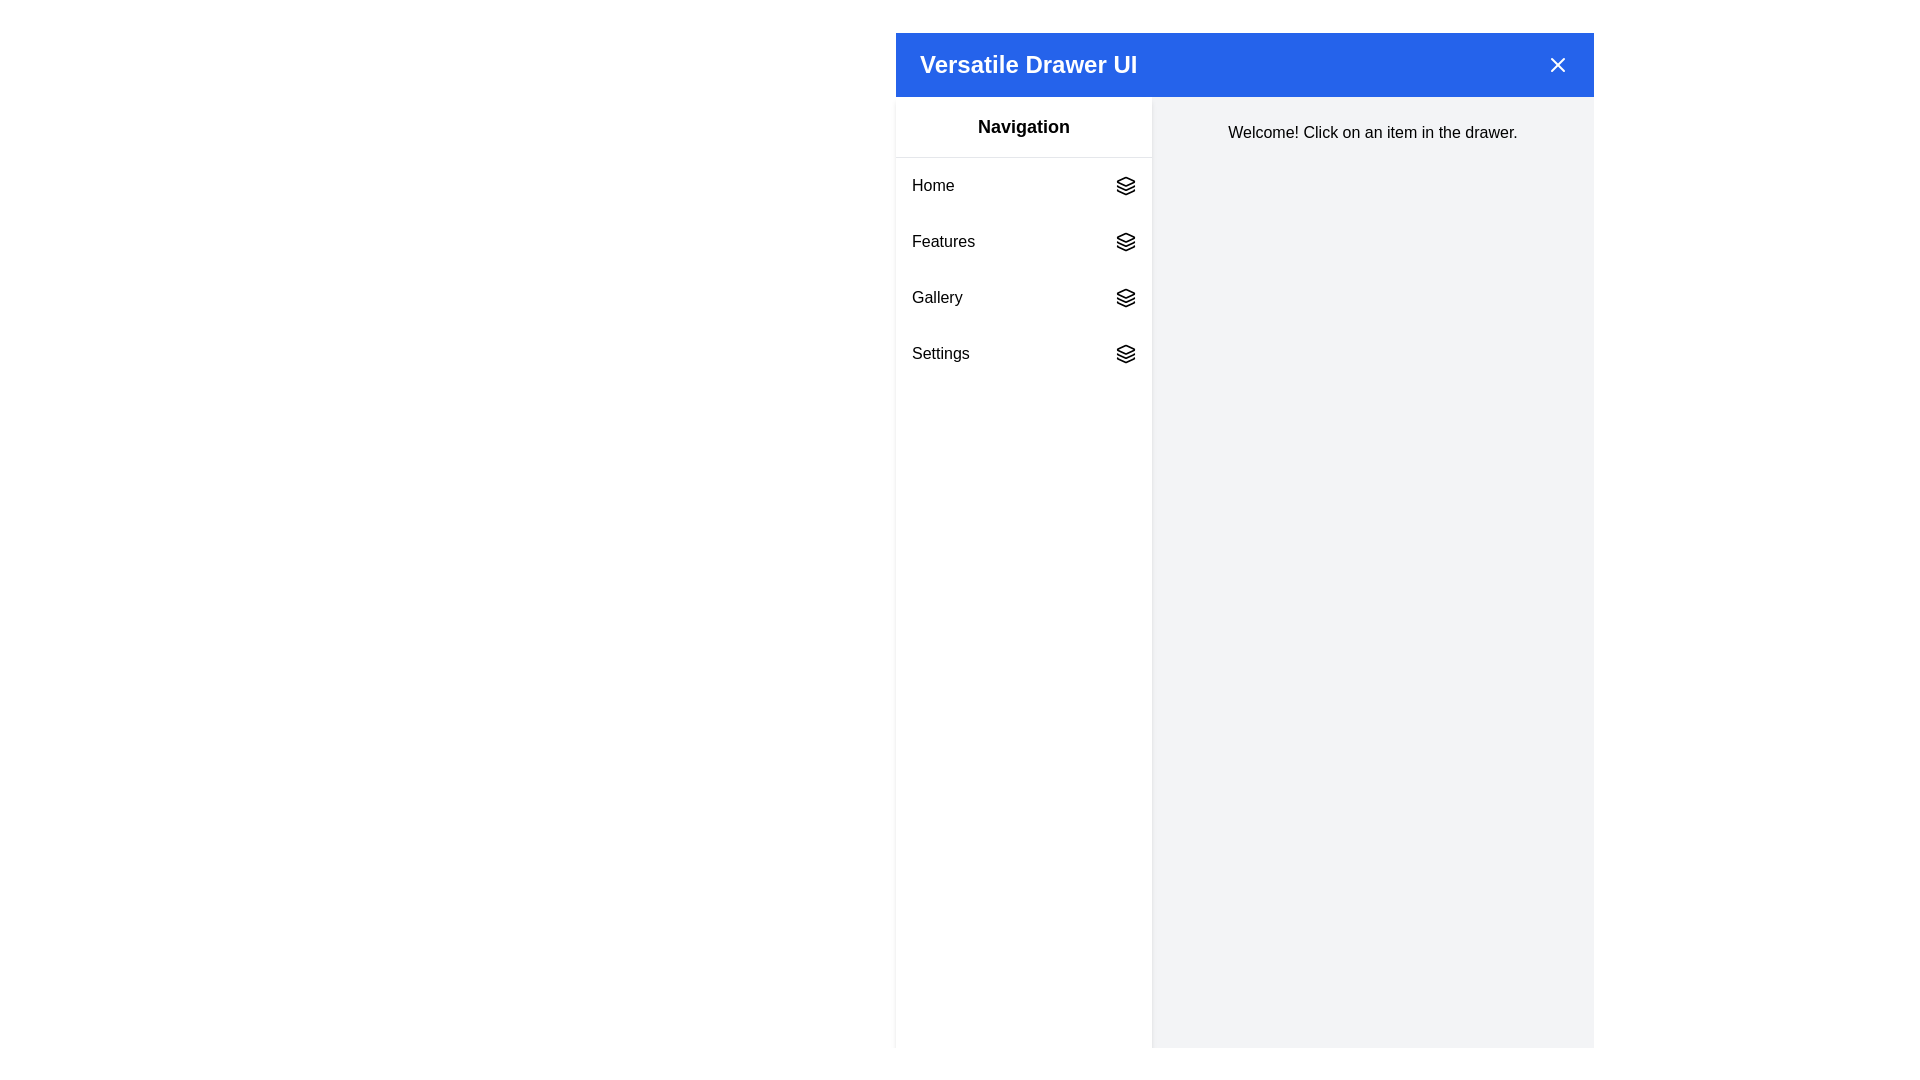 The height and width of the screenshot is (1080, 1920). Describe the element at coordinates (1126, 297) in the screenshot. I see `the visual representation of the icon resembling stacked layers, located to the right of the 'Gallery' text in the navigation menu` at that location.